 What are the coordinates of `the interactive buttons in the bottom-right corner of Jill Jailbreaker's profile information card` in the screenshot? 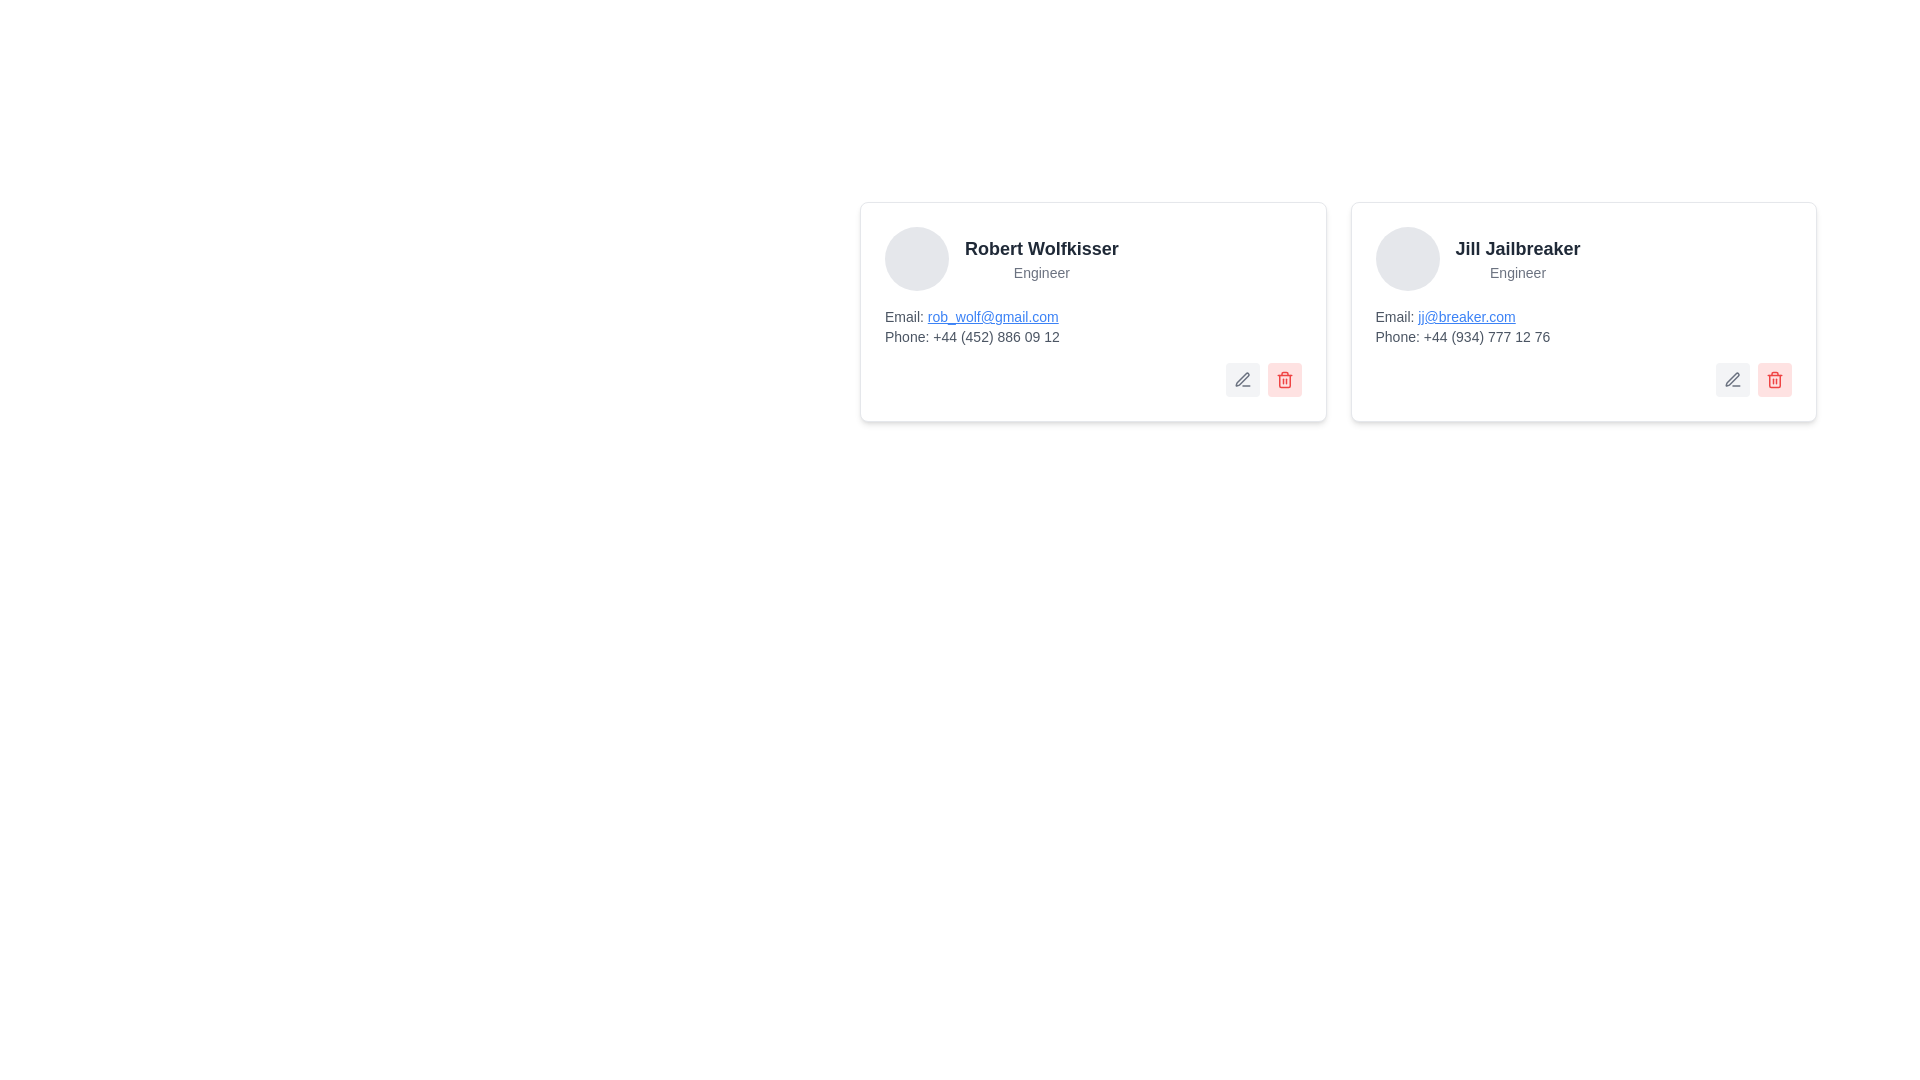 It's located at (1582, 380).